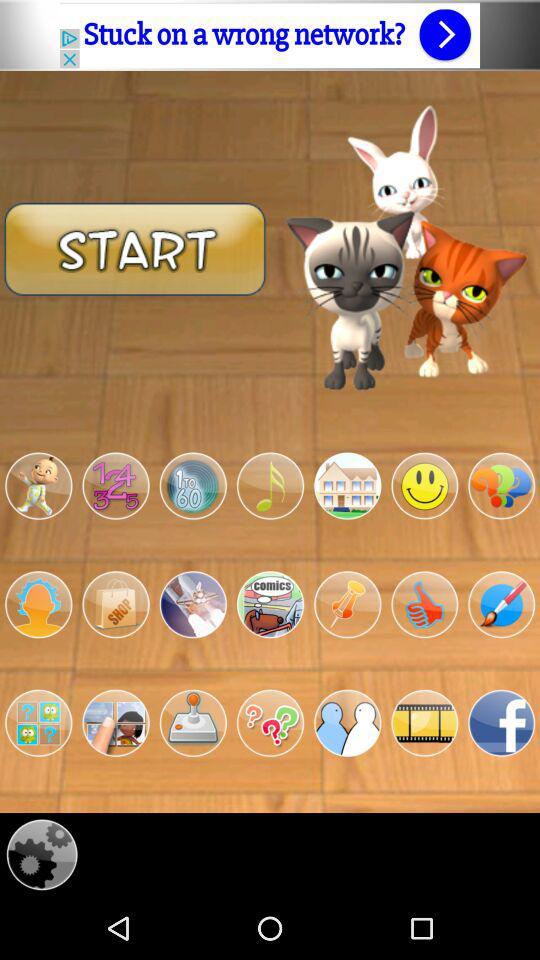  Describe the element at coordinates (270, 722) in the screenshot. I see `mystery option` at that location.